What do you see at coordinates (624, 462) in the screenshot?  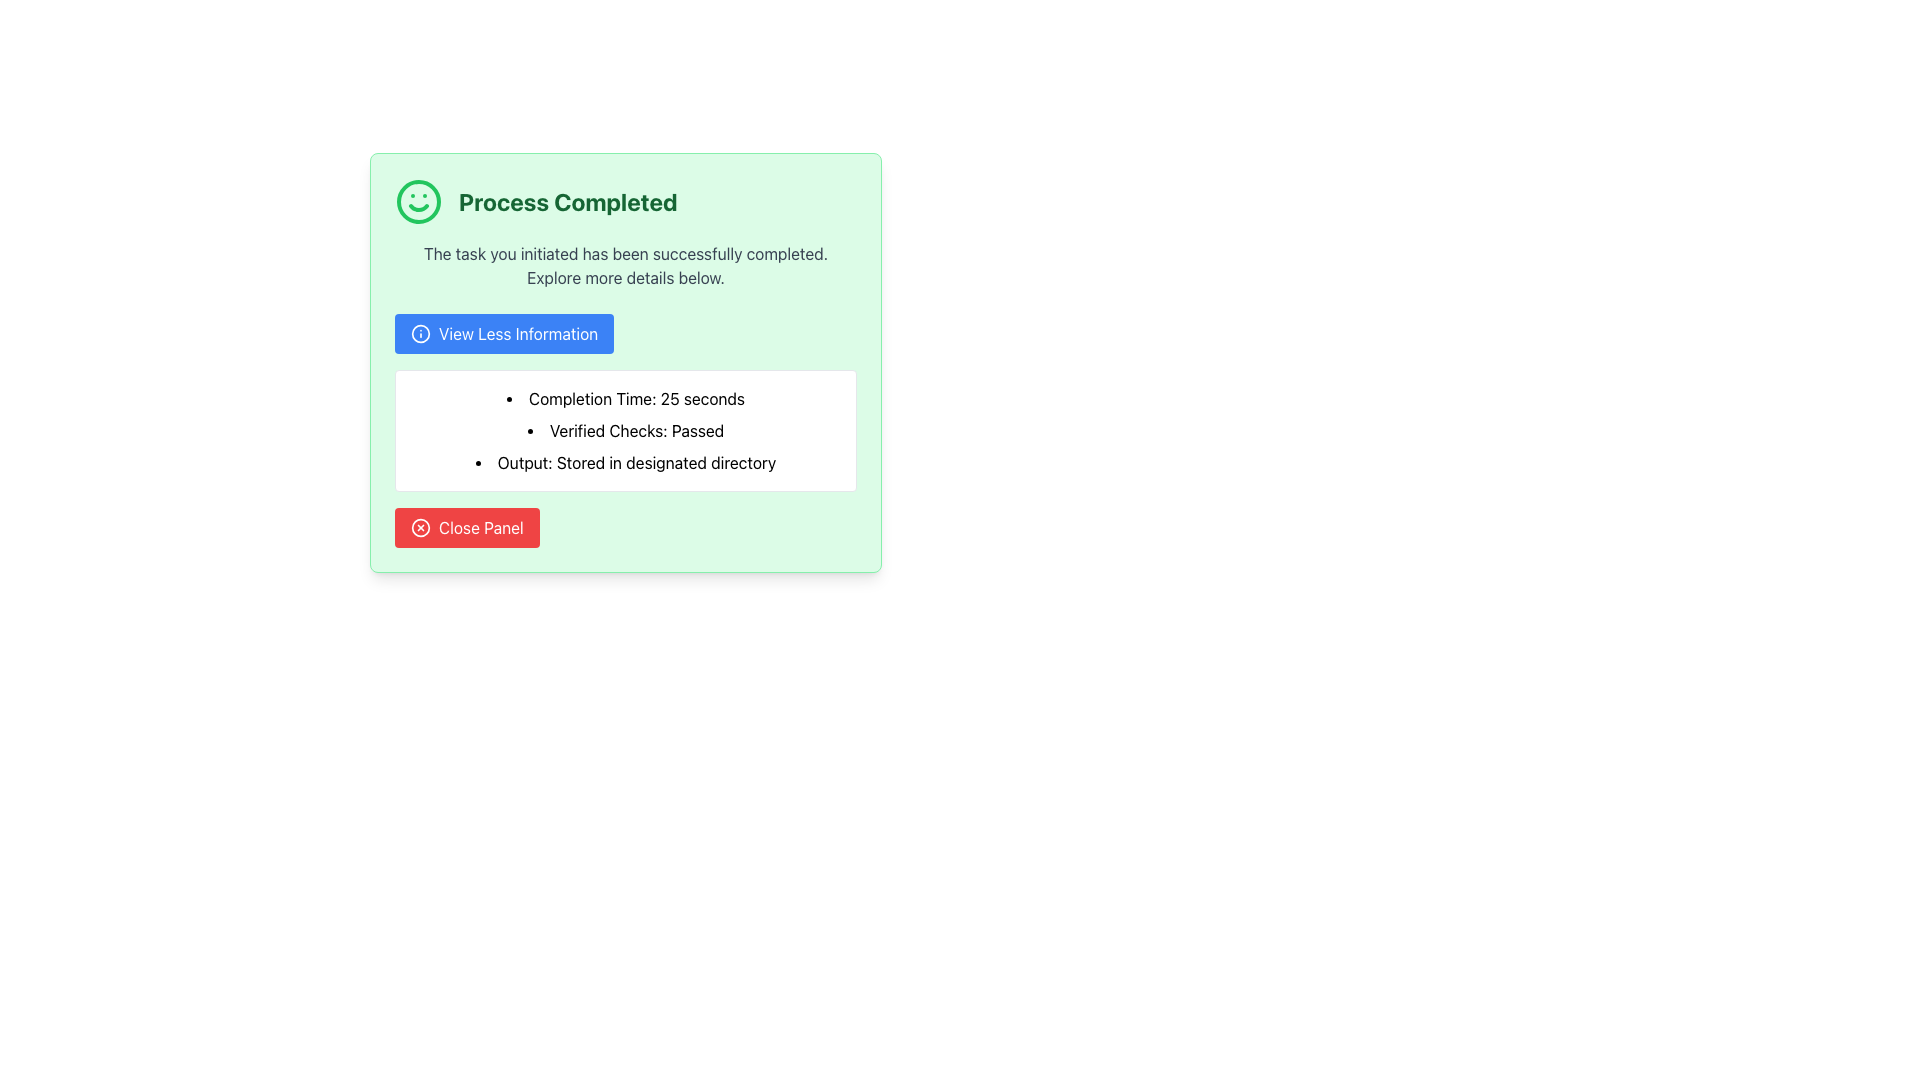 I see `the text element that informs the user about the location of the stored output, which is the third item in the 'Process Completed' section` at bounding box center [624, 462].